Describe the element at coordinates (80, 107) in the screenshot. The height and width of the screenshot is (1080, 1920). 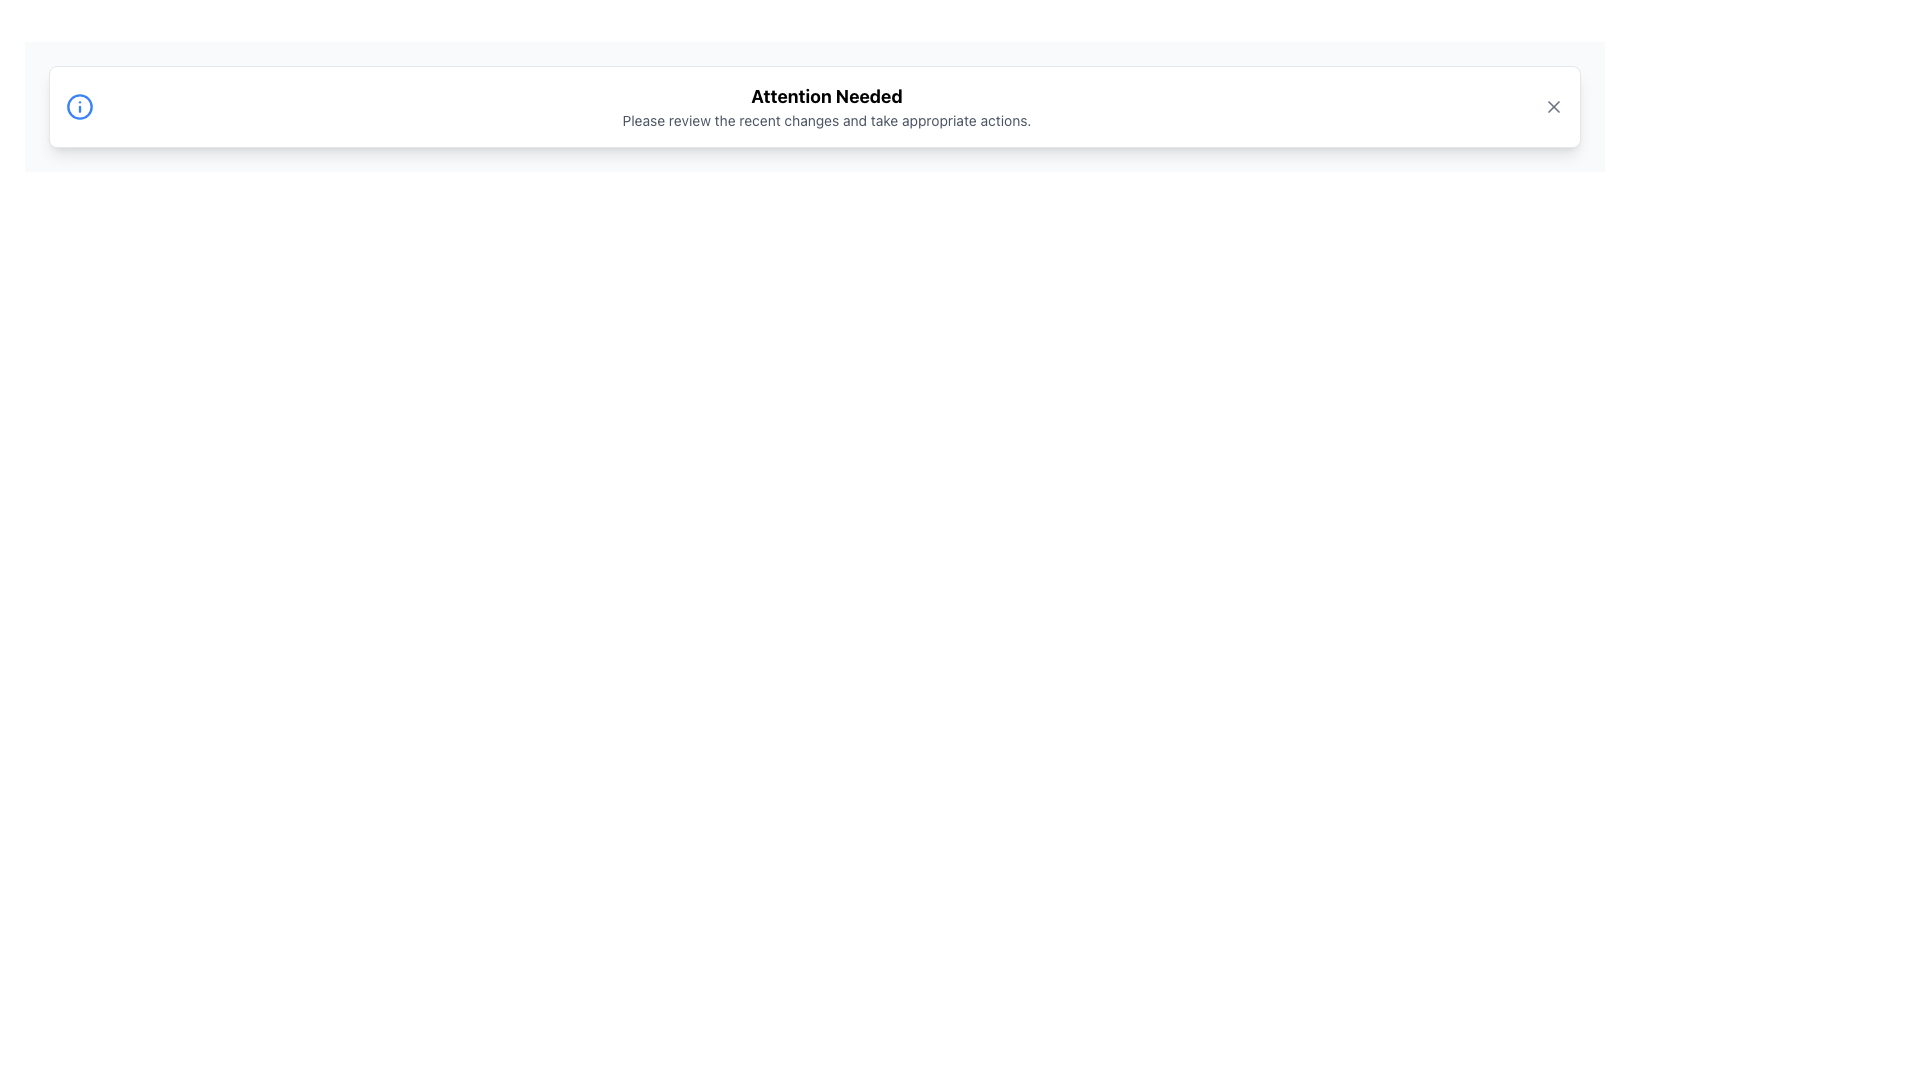
I see `the information or notification icon located within the notification box on the left side, which is the first component adjacent to the text content` at that location.